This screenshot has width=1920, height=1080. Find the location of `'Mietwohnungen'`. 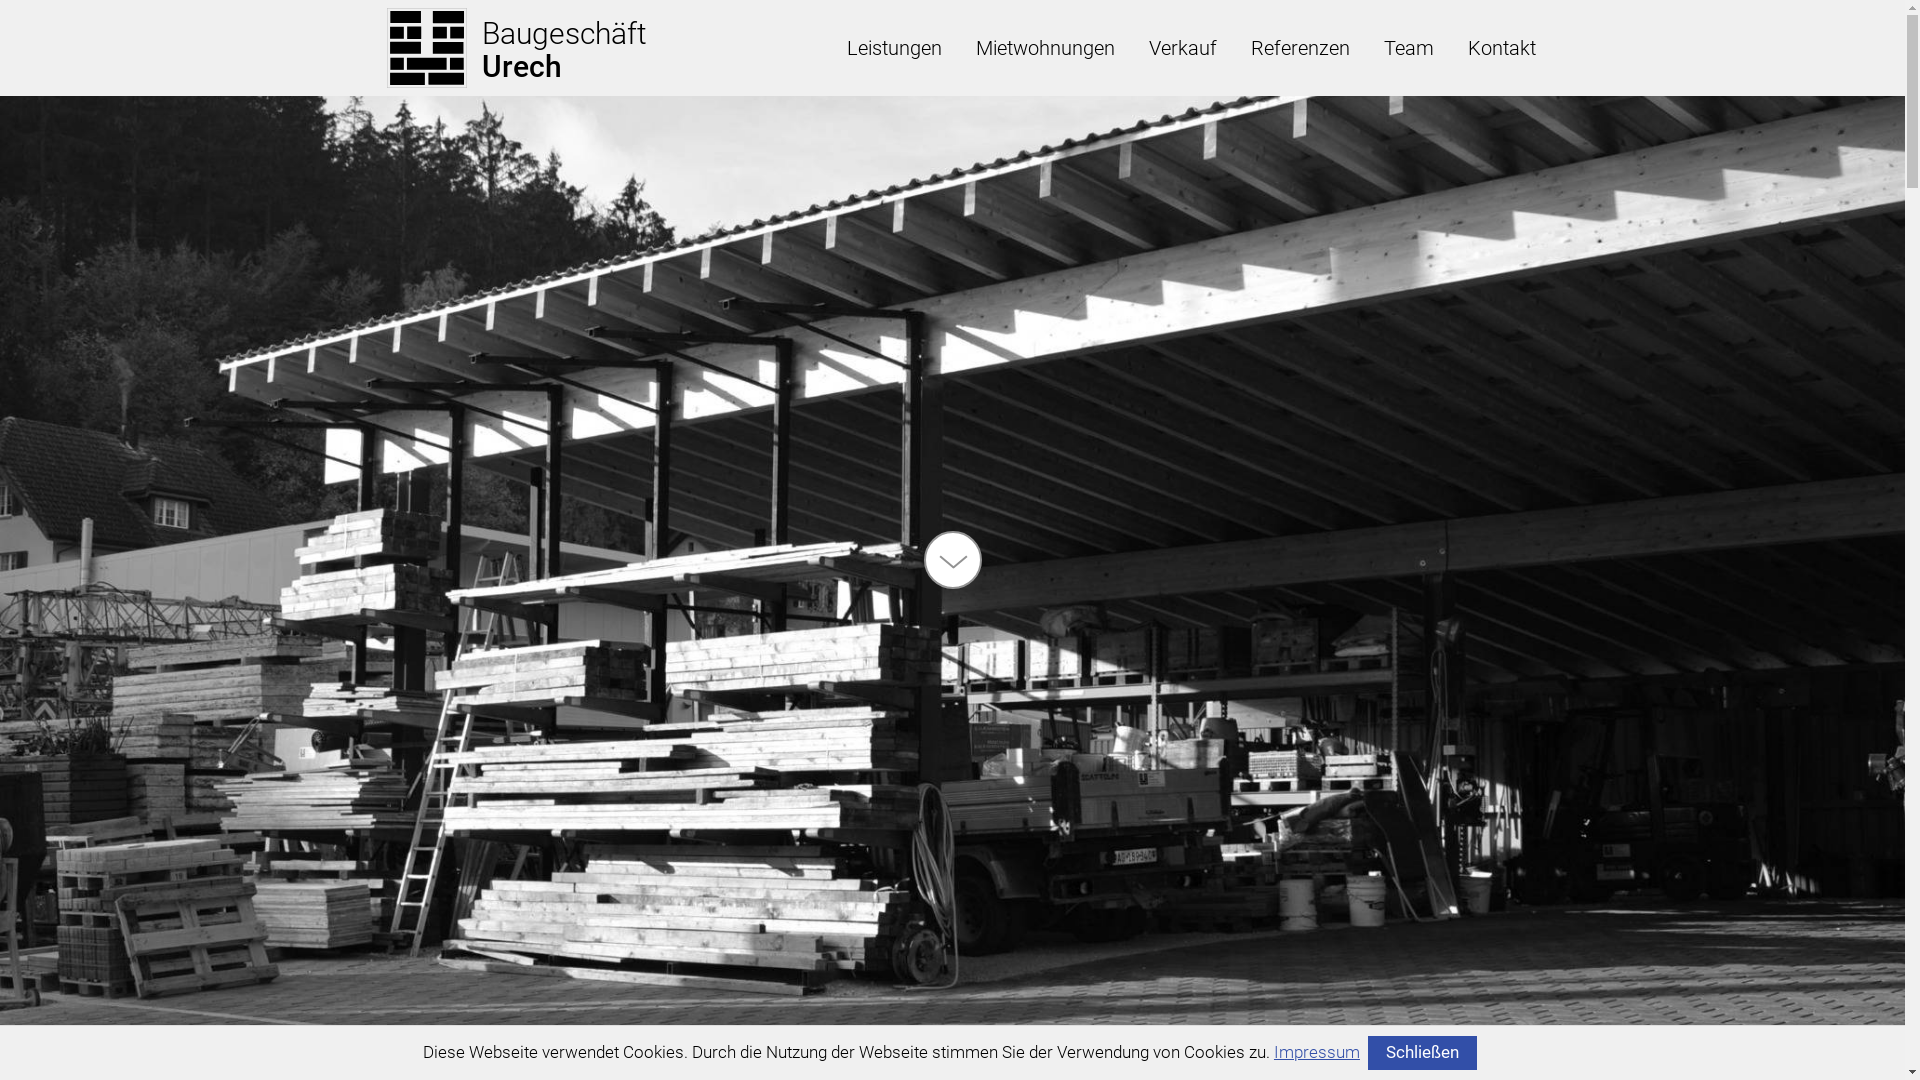

'Mietwohnungen' is located at coordinates (957, 46).